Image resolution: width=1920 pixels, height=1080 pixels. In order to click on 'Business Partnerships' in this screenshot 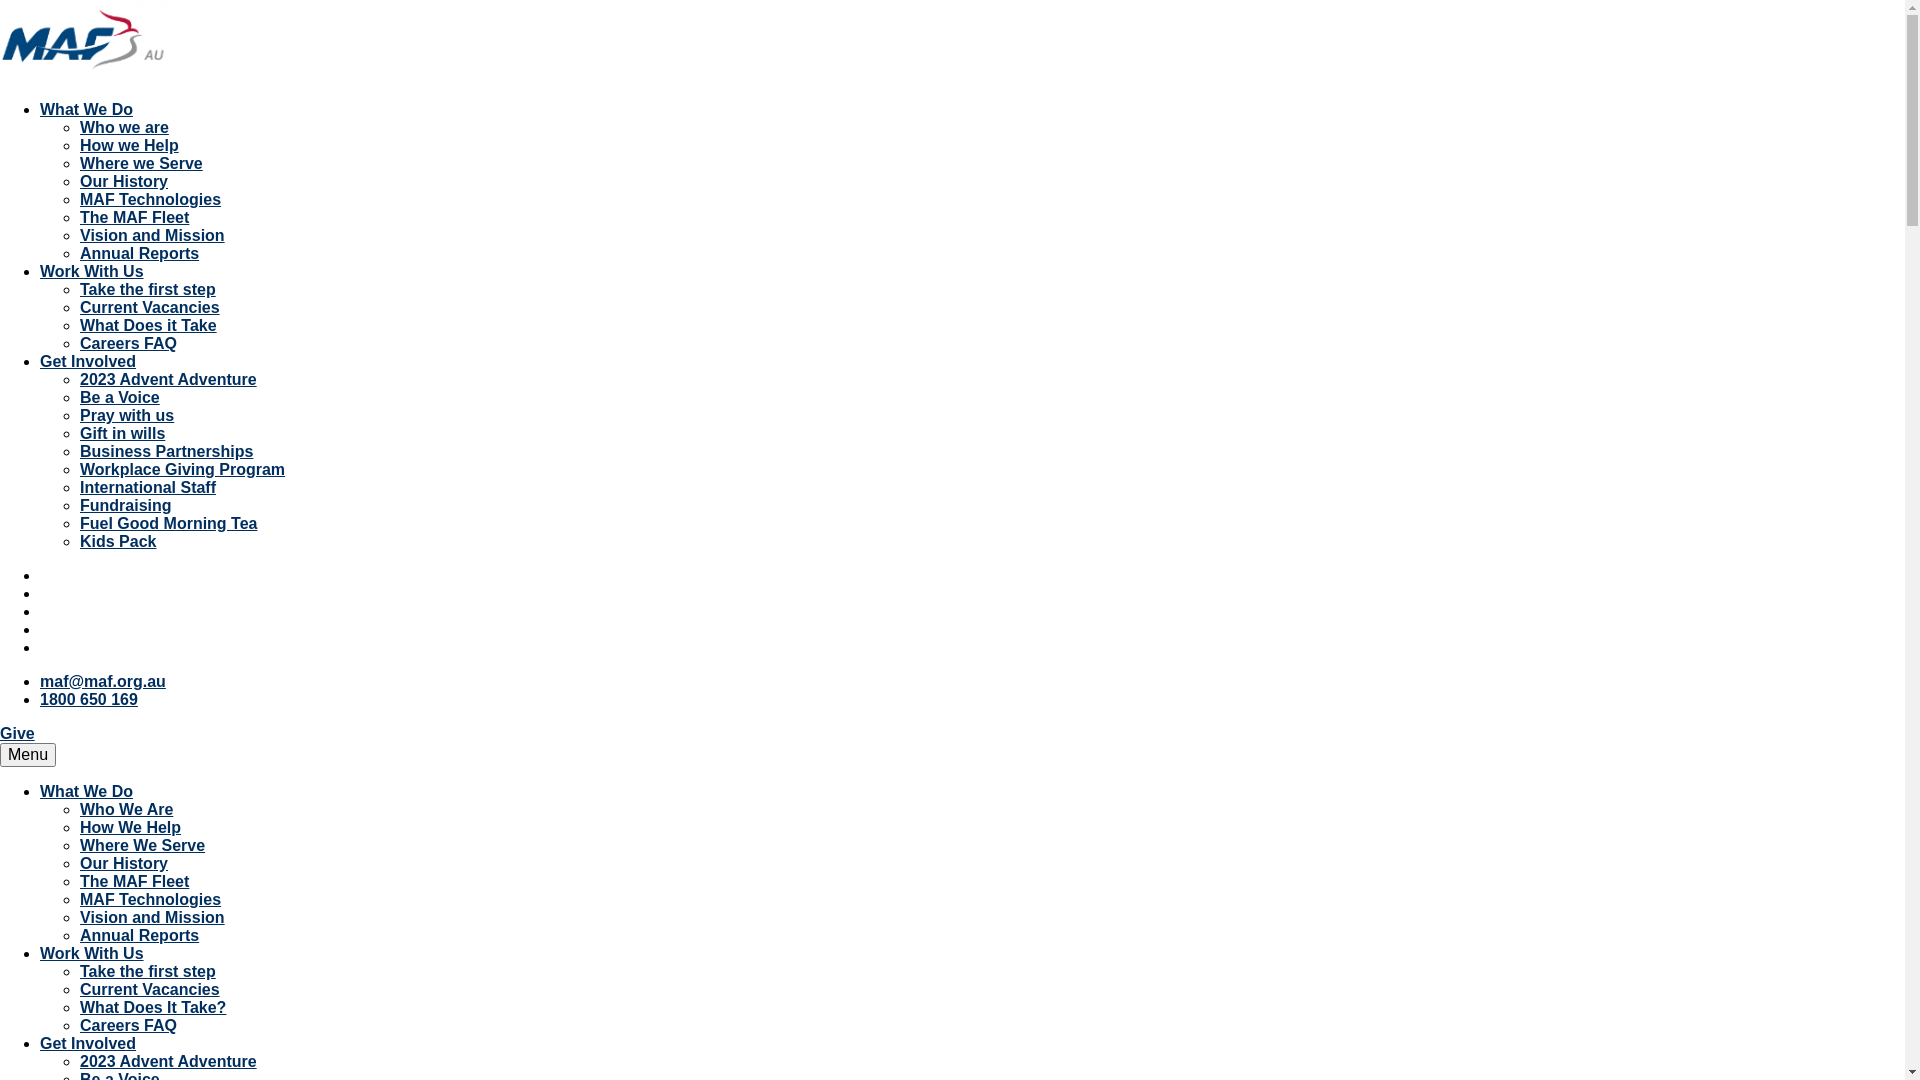, I will do `click(80, 451)`.